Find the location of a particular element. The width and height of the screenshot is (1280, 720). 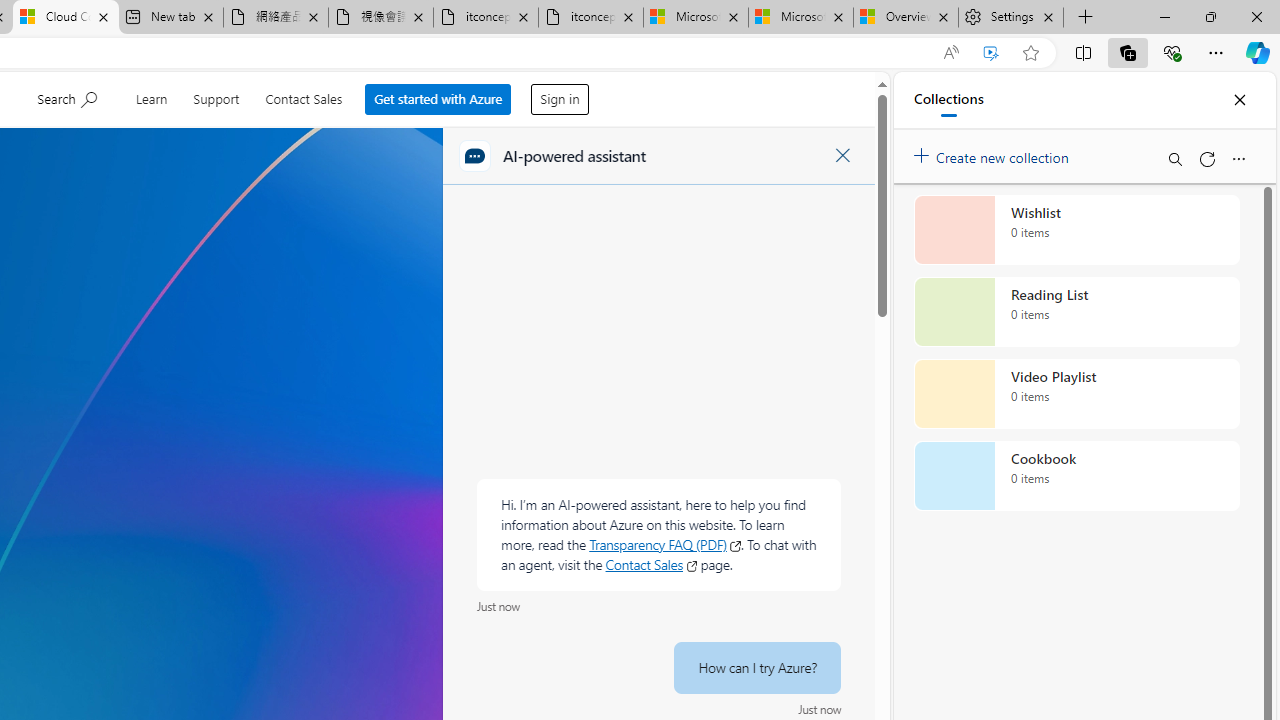

'Enhance video' is located at coordinates (991, 52).